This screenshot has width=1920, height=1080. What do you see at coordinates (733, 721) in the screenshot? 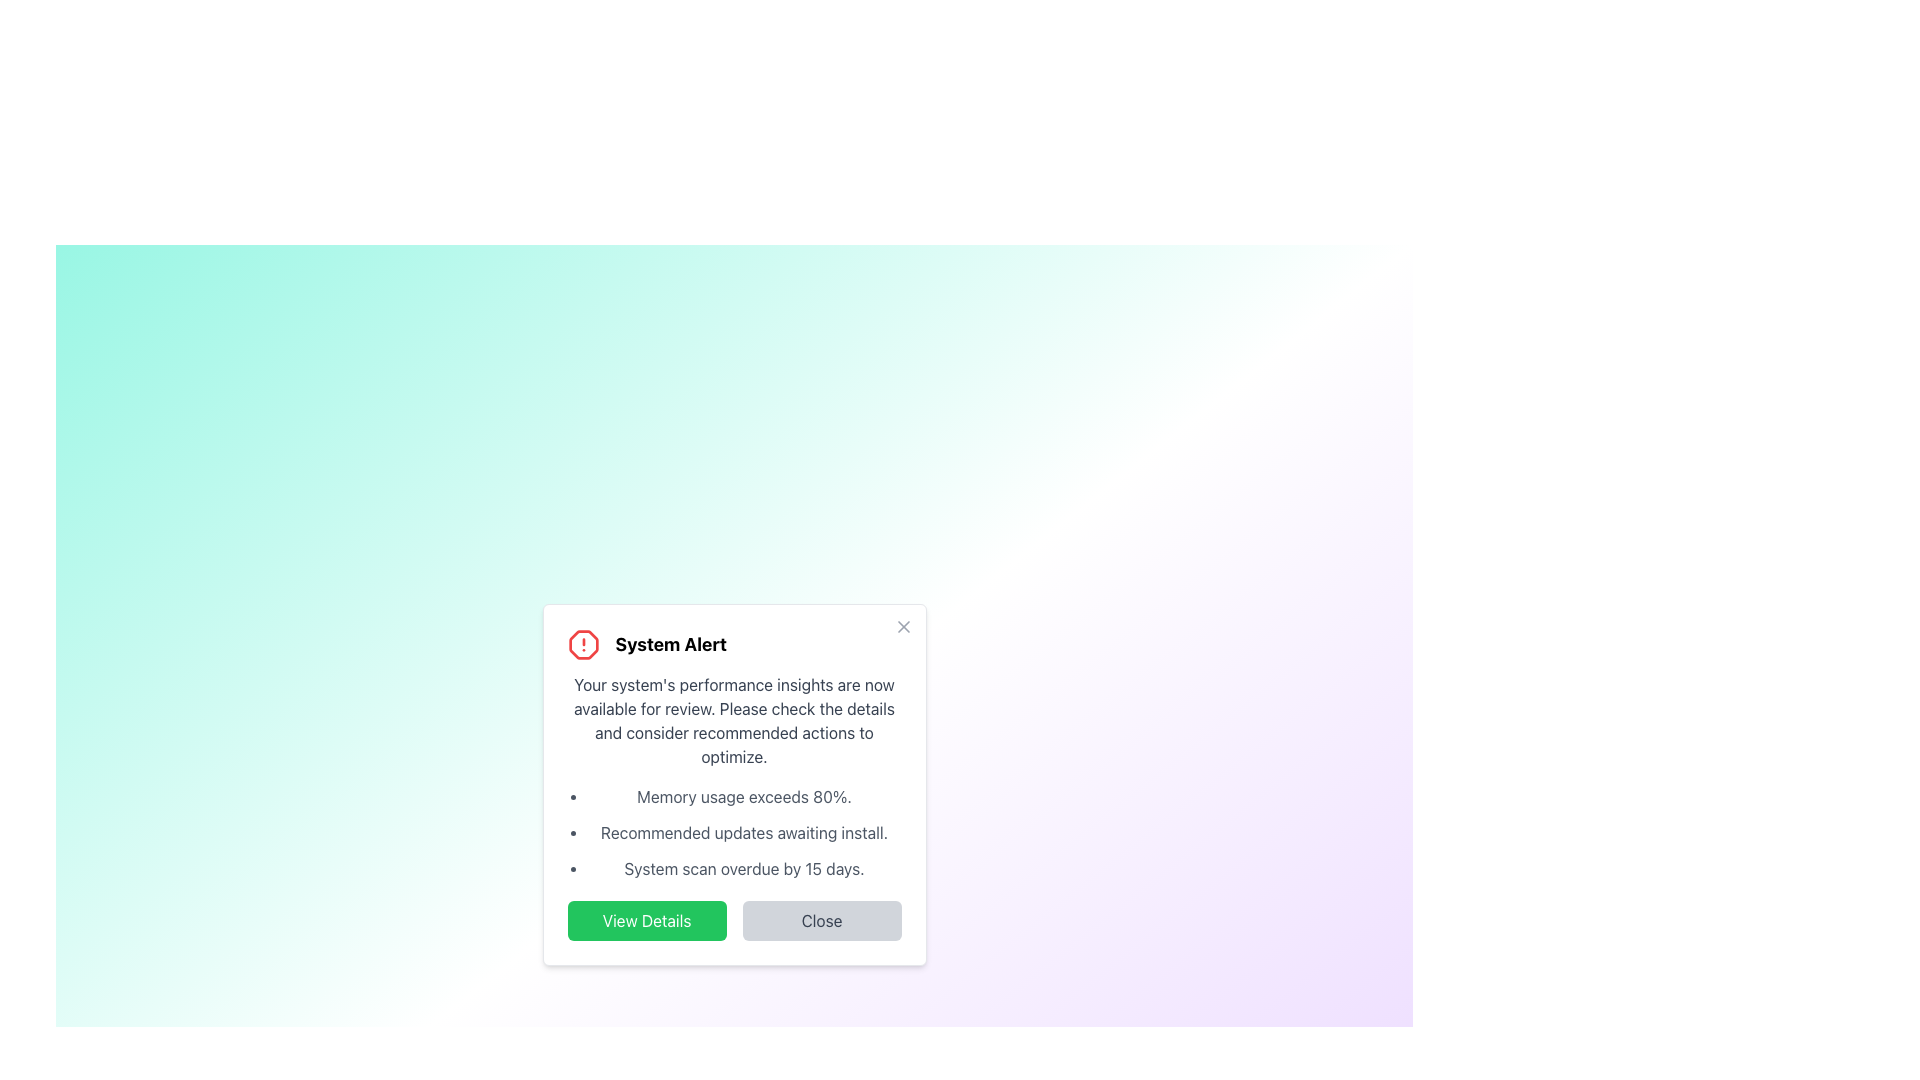
I see `system notification text that states 'Your system's performance insights are now available for review. Please check the details and consider recommended actions to optimize.'` at bounding box center [733, 721].